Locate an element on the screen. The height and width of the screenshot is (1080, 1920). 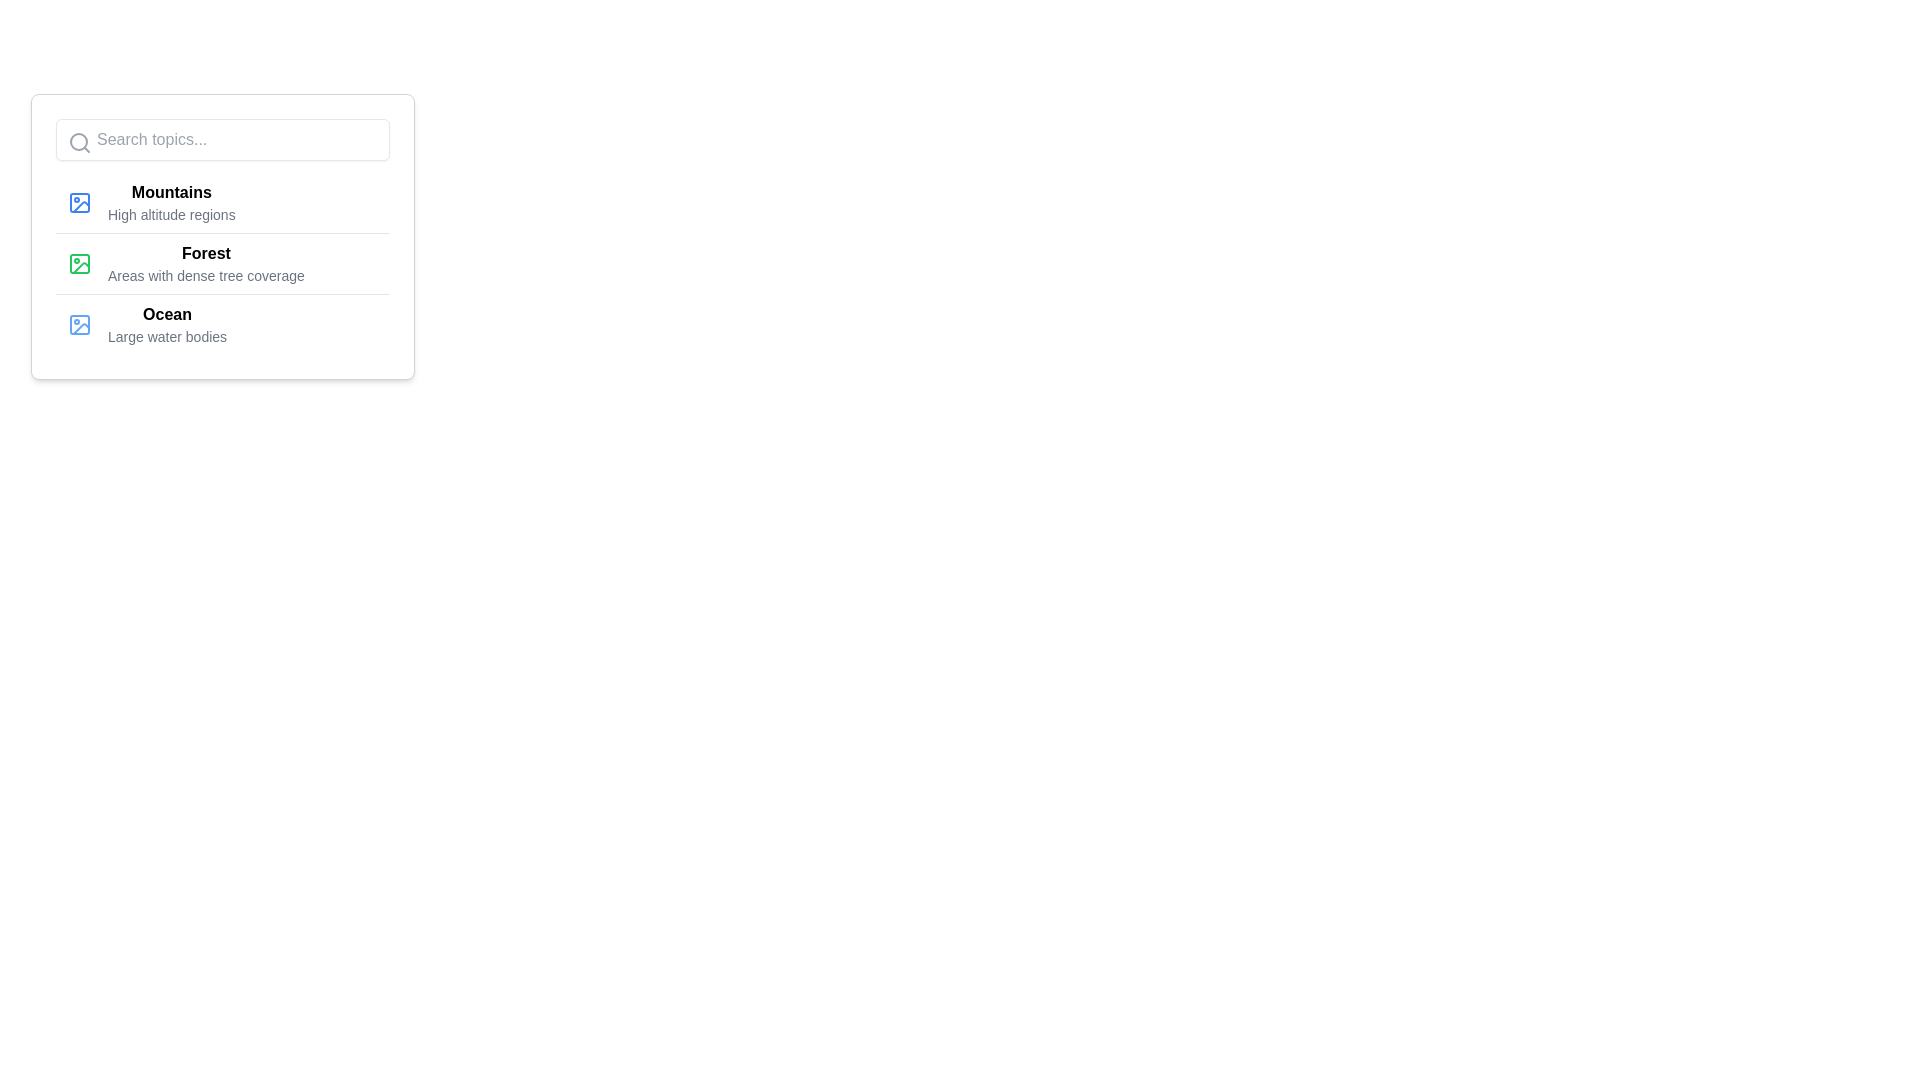
the text label that provides additional descriptive information about the 'Forest' category, located below the title 'Forest' in the left panel of the interface is located at coordinates (206, 276).